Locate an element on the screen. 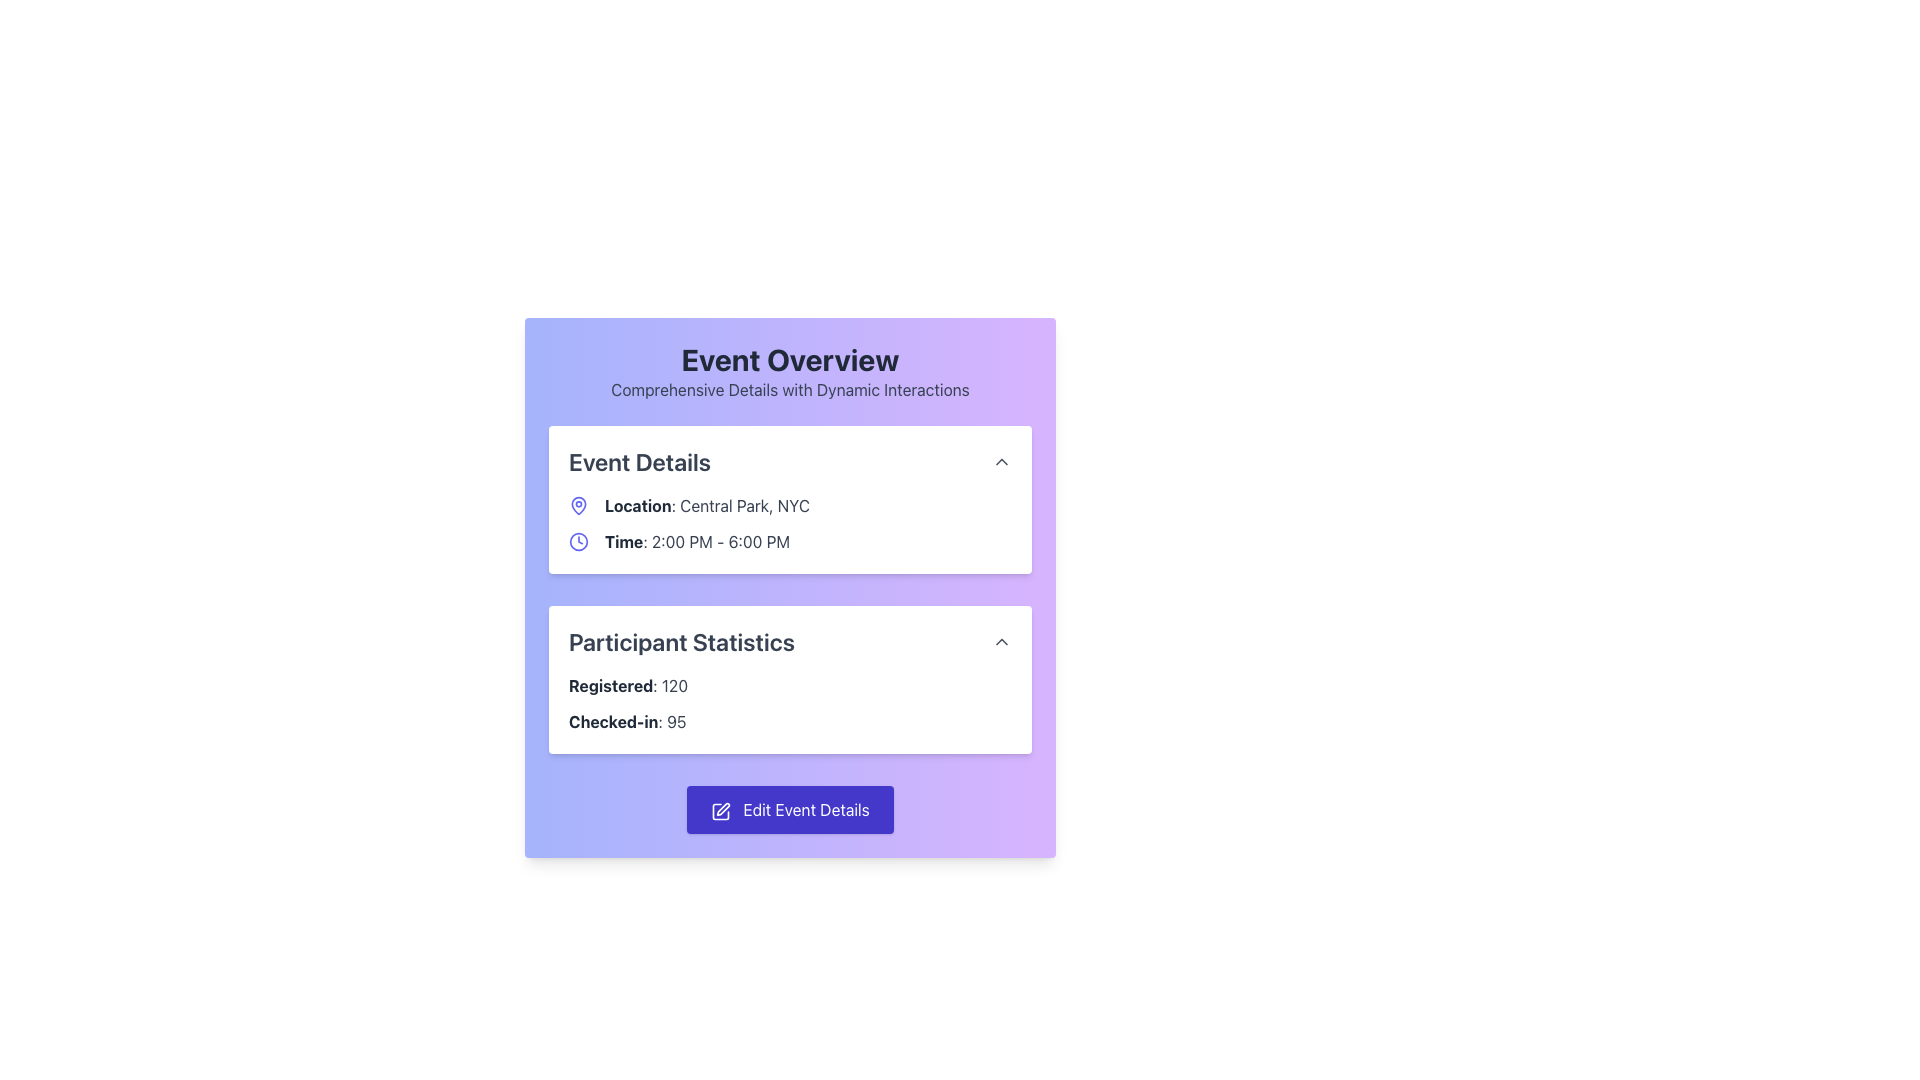 This screenshot has width=1920, height=1080. the SVG-based graphic icon that indicates the functionality of the 'Edit Event Details' button, located immediately before the button at the bottom center of the interface is located at coordinates (722, 808).